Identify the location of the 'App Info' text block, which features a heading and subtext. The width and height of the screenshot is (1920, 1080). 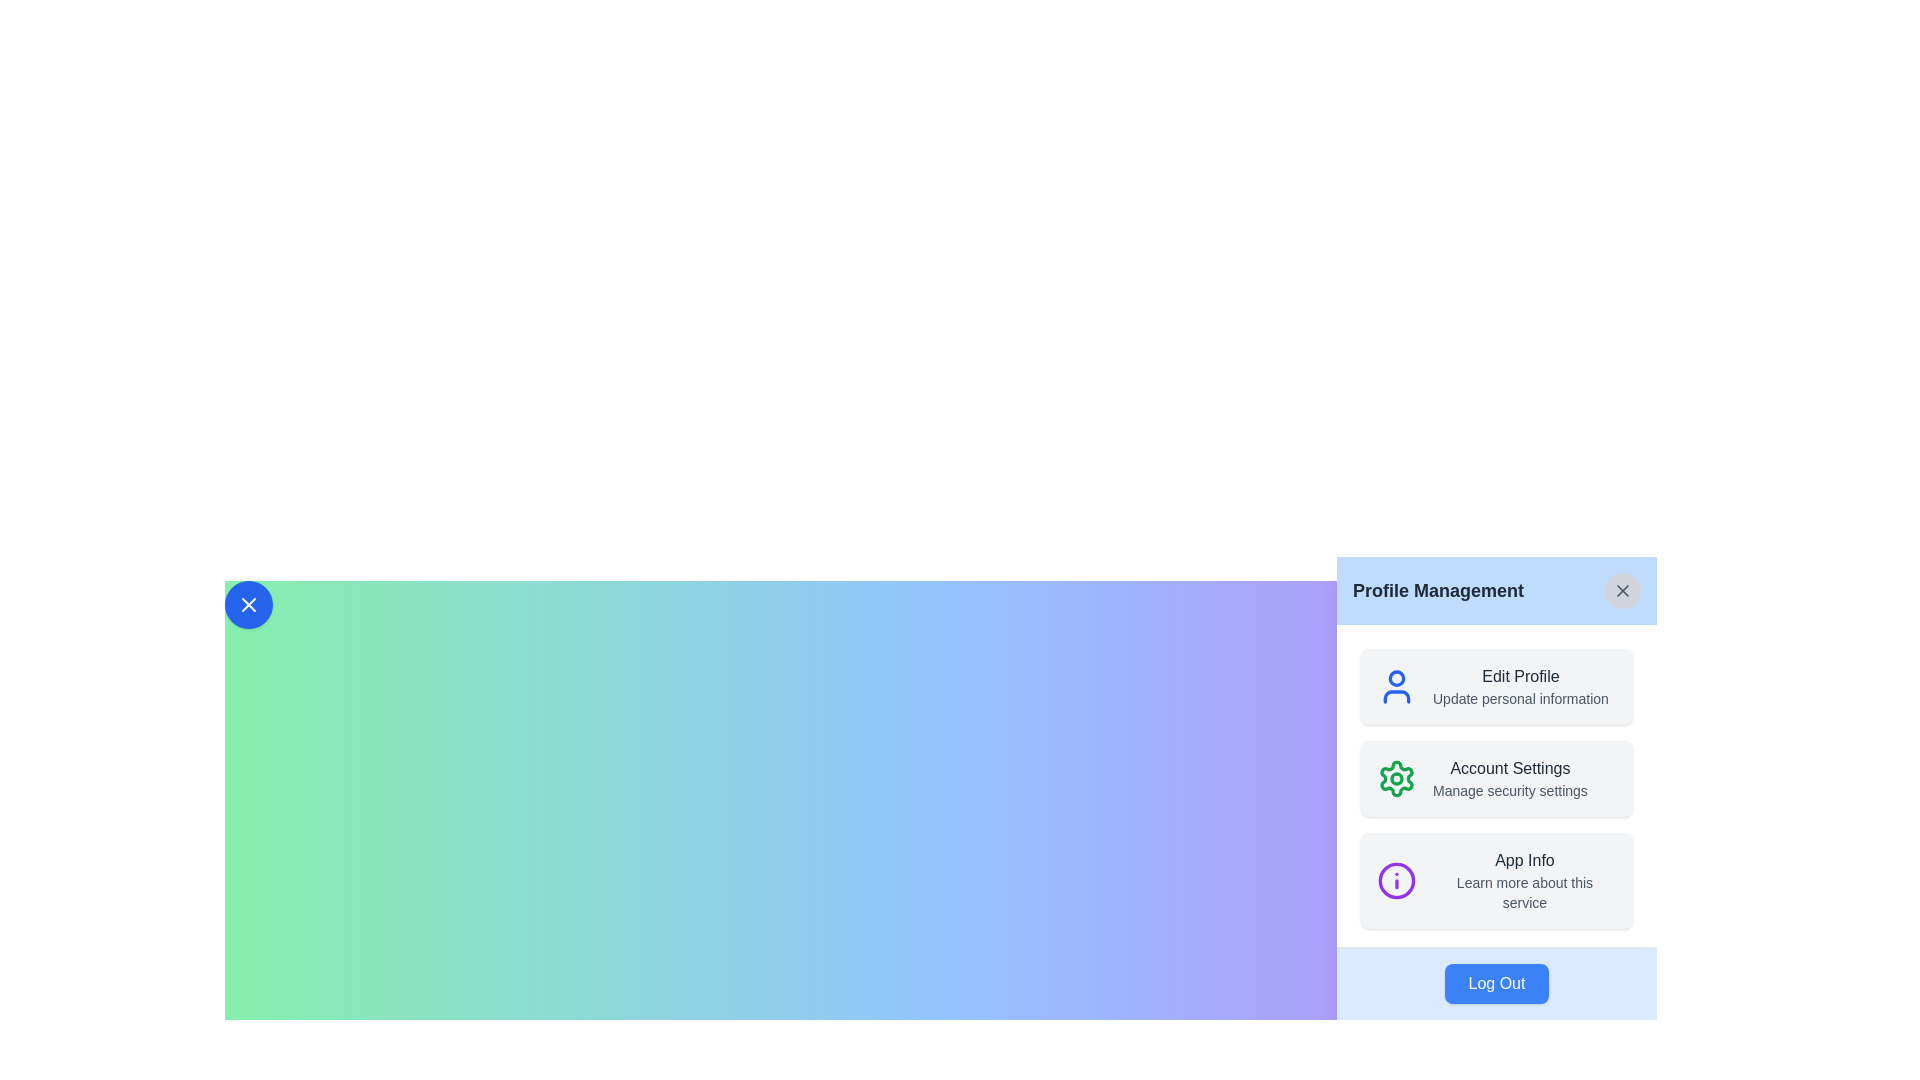
(1524, 879).